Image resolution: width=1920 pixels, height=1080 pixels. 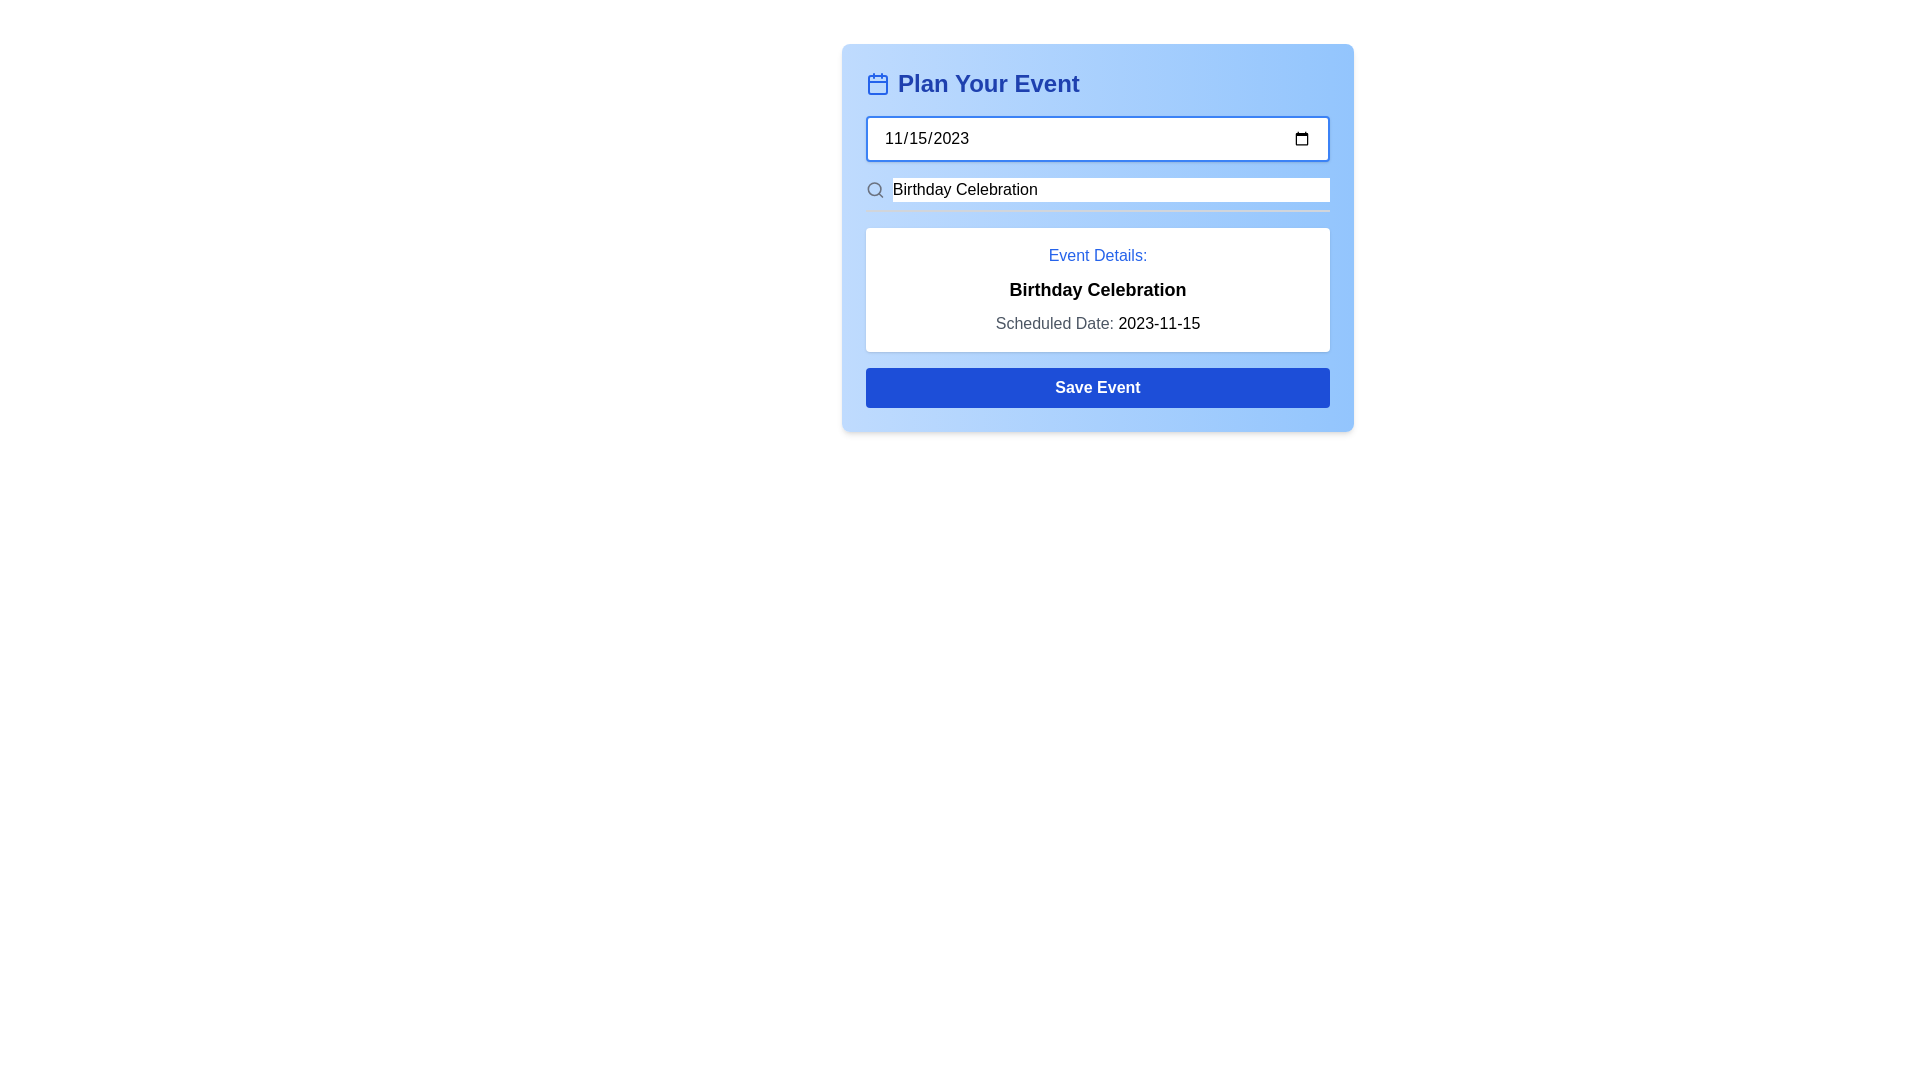 What do you see at coordinates (878, 83) in the screenshot?
I see `the vibrant blue calendar icon located in the upper-left corner of the 'Plan Your Event' form, which has a square outline with rounded corners and two short vertical lines at the top resembling binder rings` at bounding box center [878, 83].